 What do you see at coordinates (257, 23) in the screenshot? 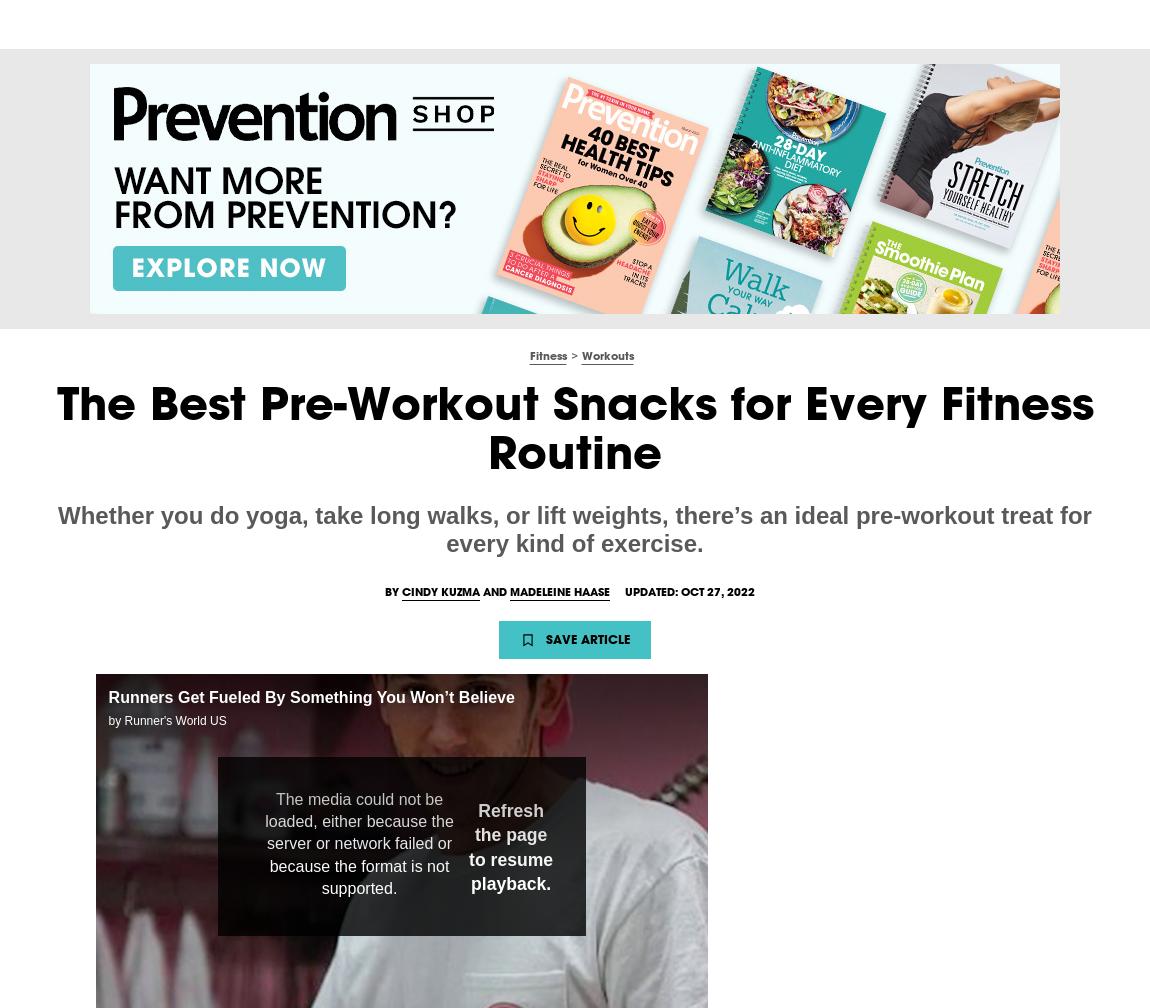
I see `'Health'` at bounding box center [257, 23].